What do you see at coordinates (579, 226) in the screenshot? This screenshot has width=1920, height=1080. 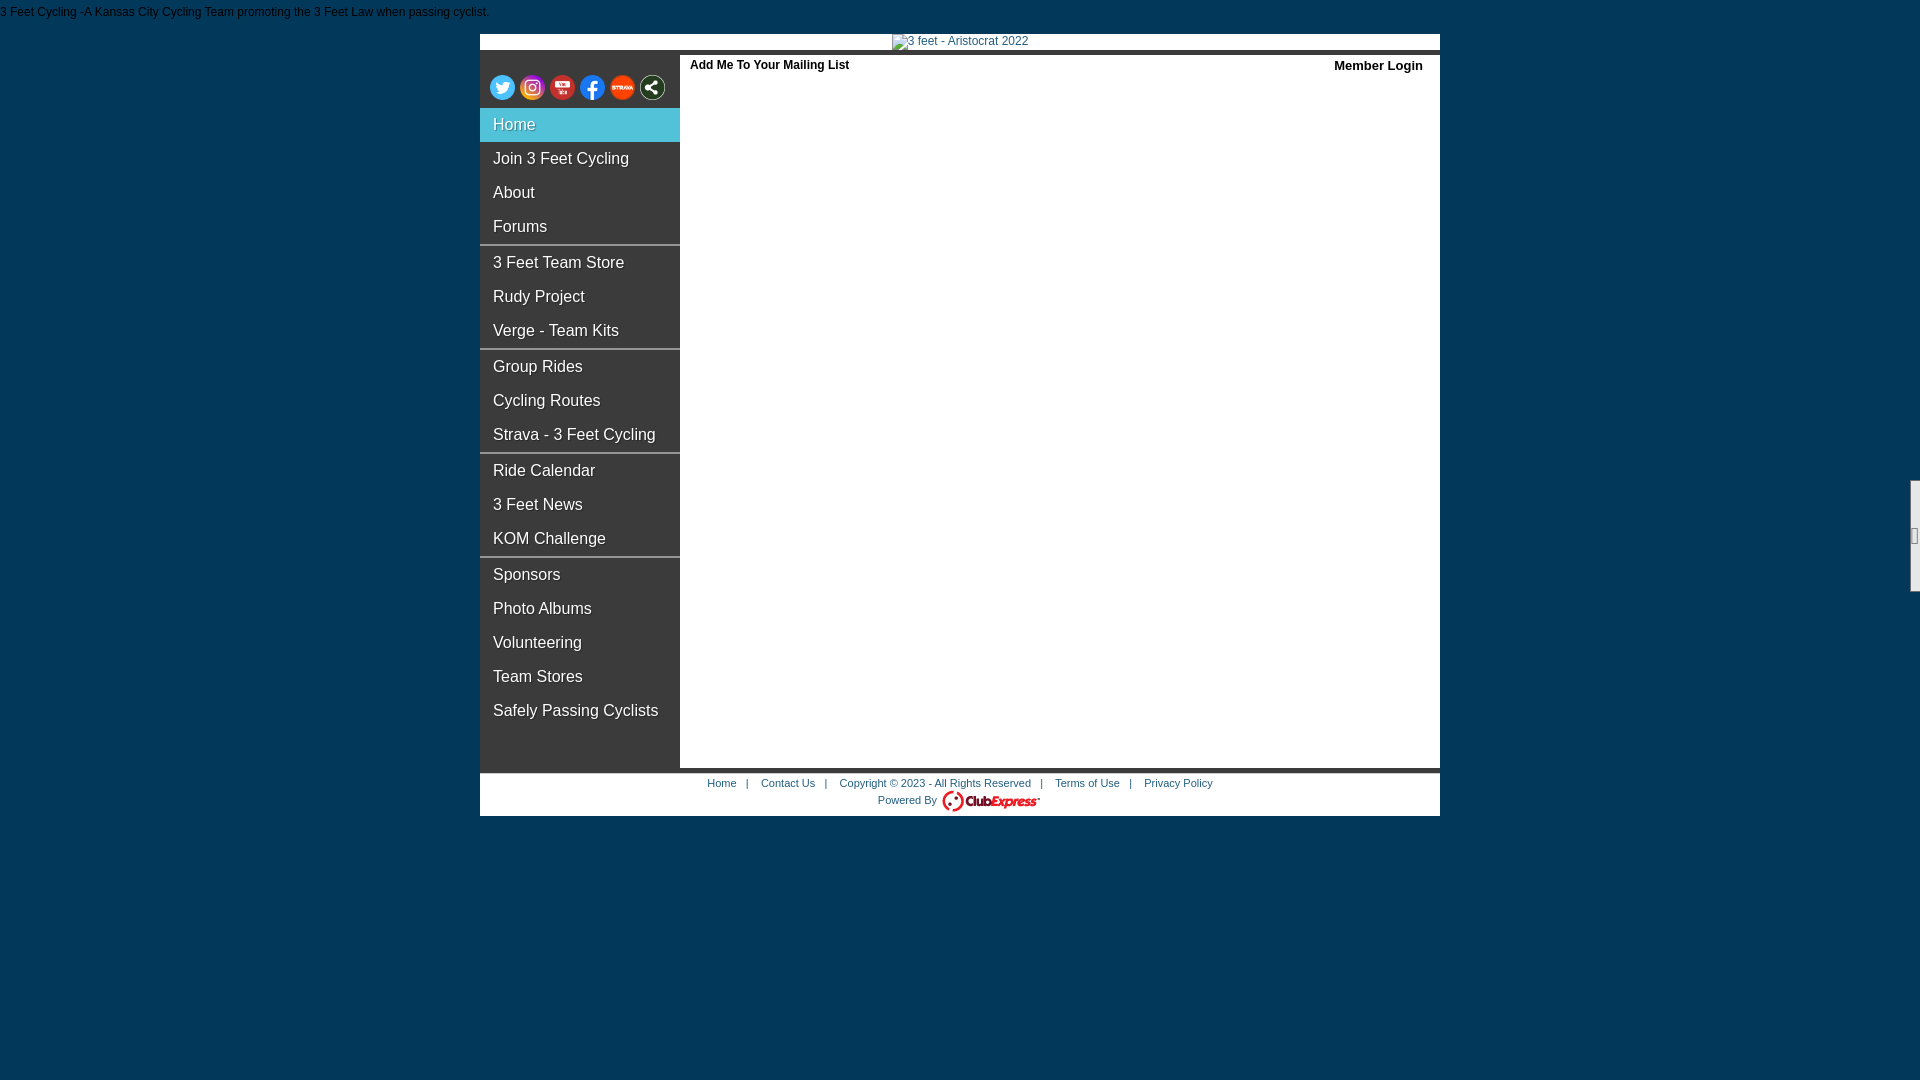 I see `'Forums'` at bounding box center [579, 226].